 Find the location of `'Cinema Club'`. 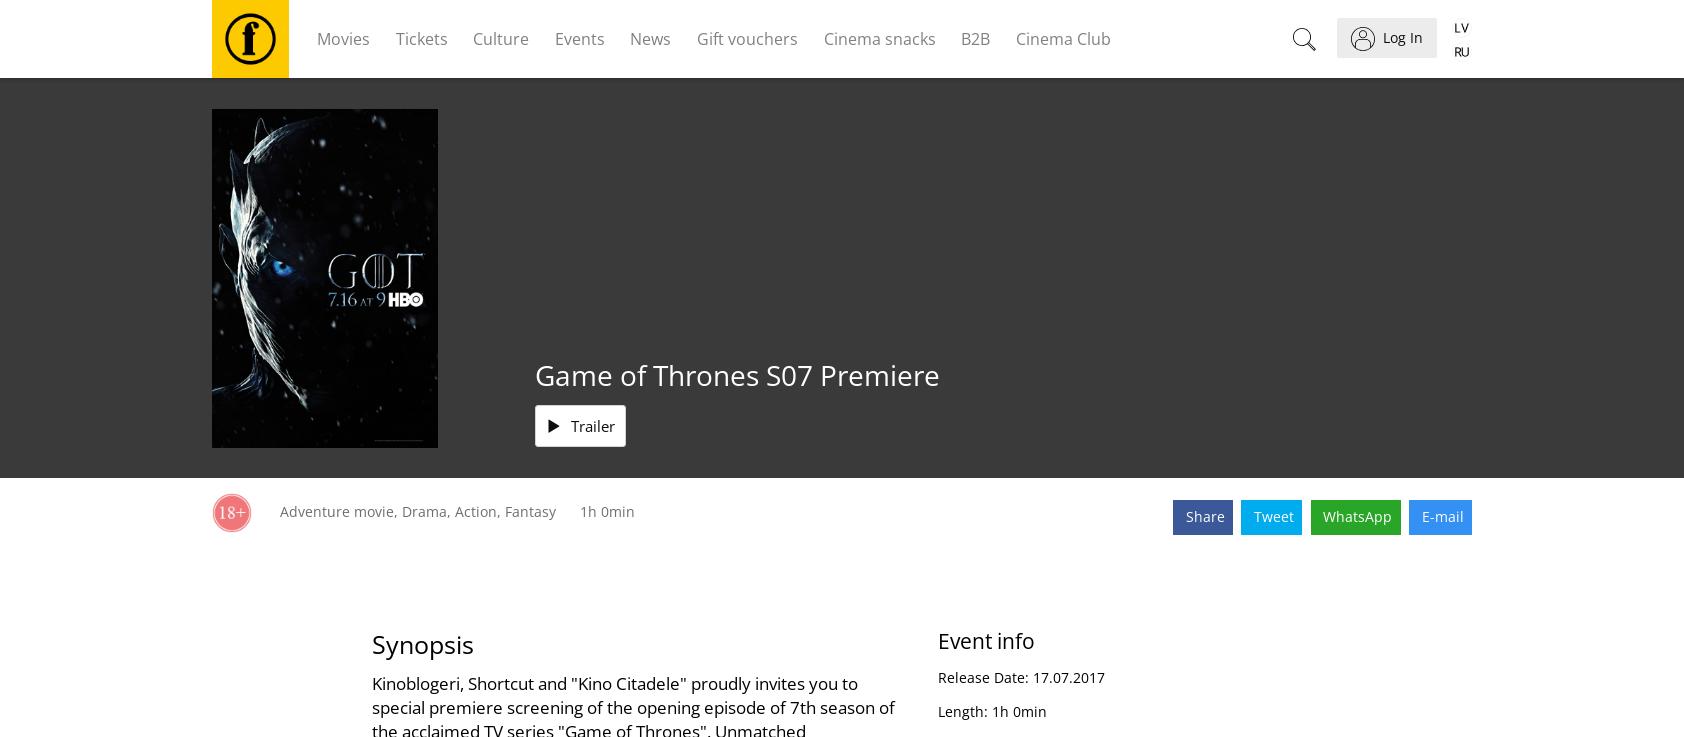

'Cinema Club' is located at coordinates (1062, 37).